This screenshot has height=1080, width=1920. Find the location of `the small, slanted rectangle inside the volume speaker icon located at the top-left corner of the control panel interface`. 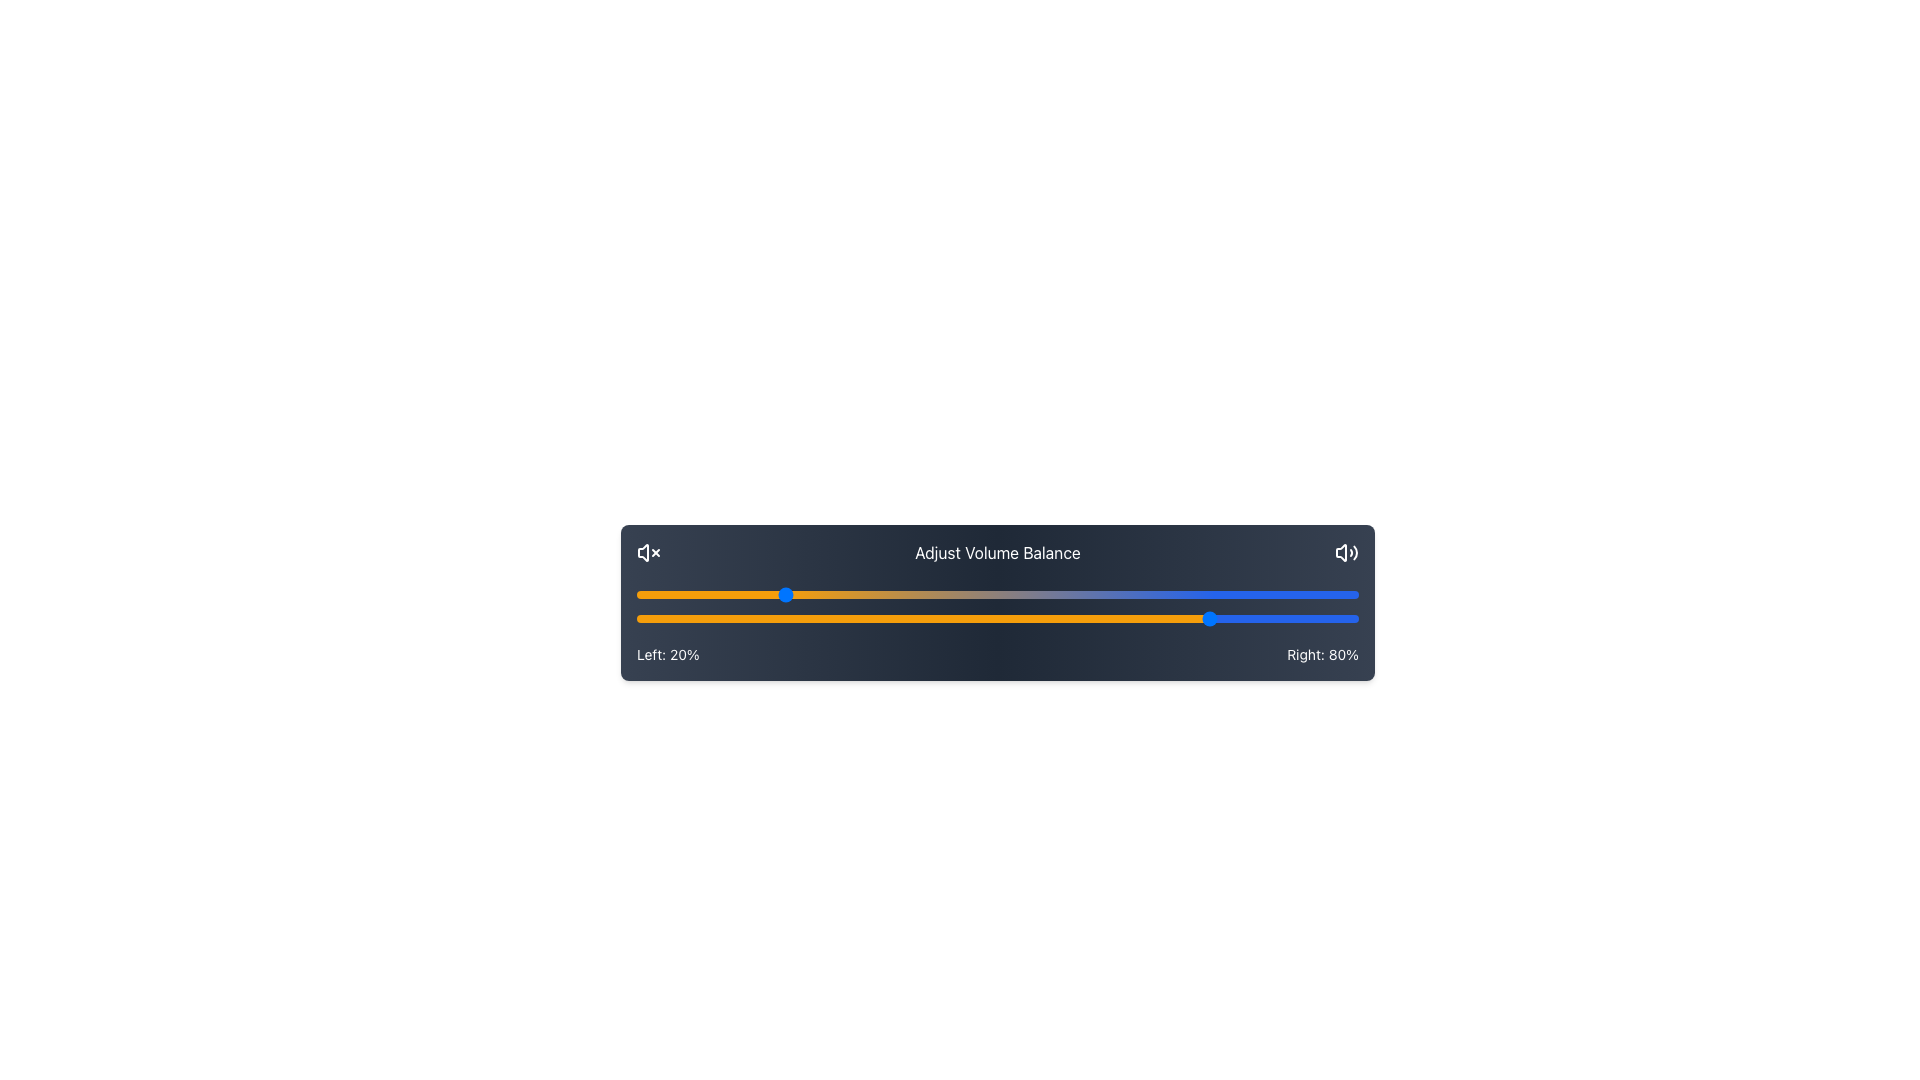

the small, slanted rectangle inside the volume speaker icon located at the top-left corner of the control panel interface is located at coordinates (643, 552).